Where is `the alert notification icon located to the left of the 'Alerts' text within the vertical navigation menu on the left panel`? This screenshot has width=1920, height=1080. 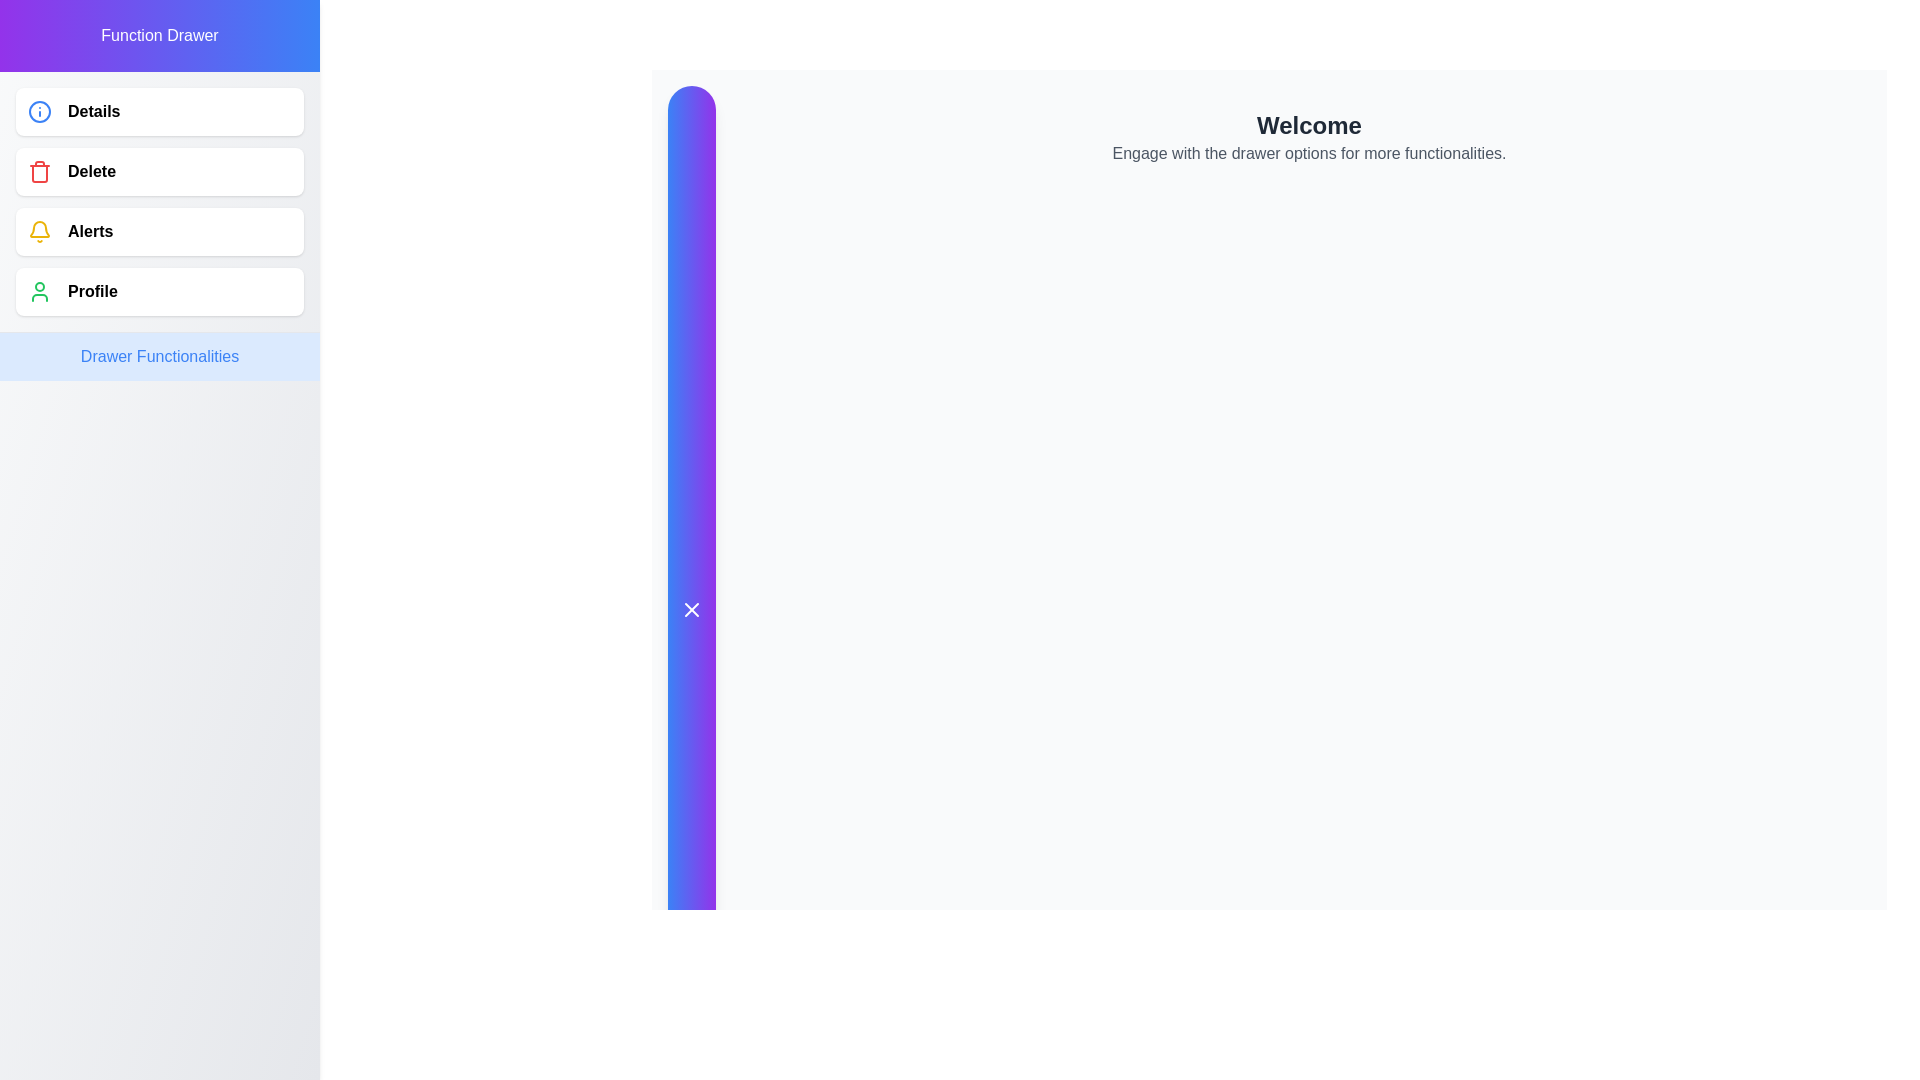
the alert notification icon located to the left of the 'Alerts' text within the vertical navigation menu on the left panel is located at coordinates (39, 230).